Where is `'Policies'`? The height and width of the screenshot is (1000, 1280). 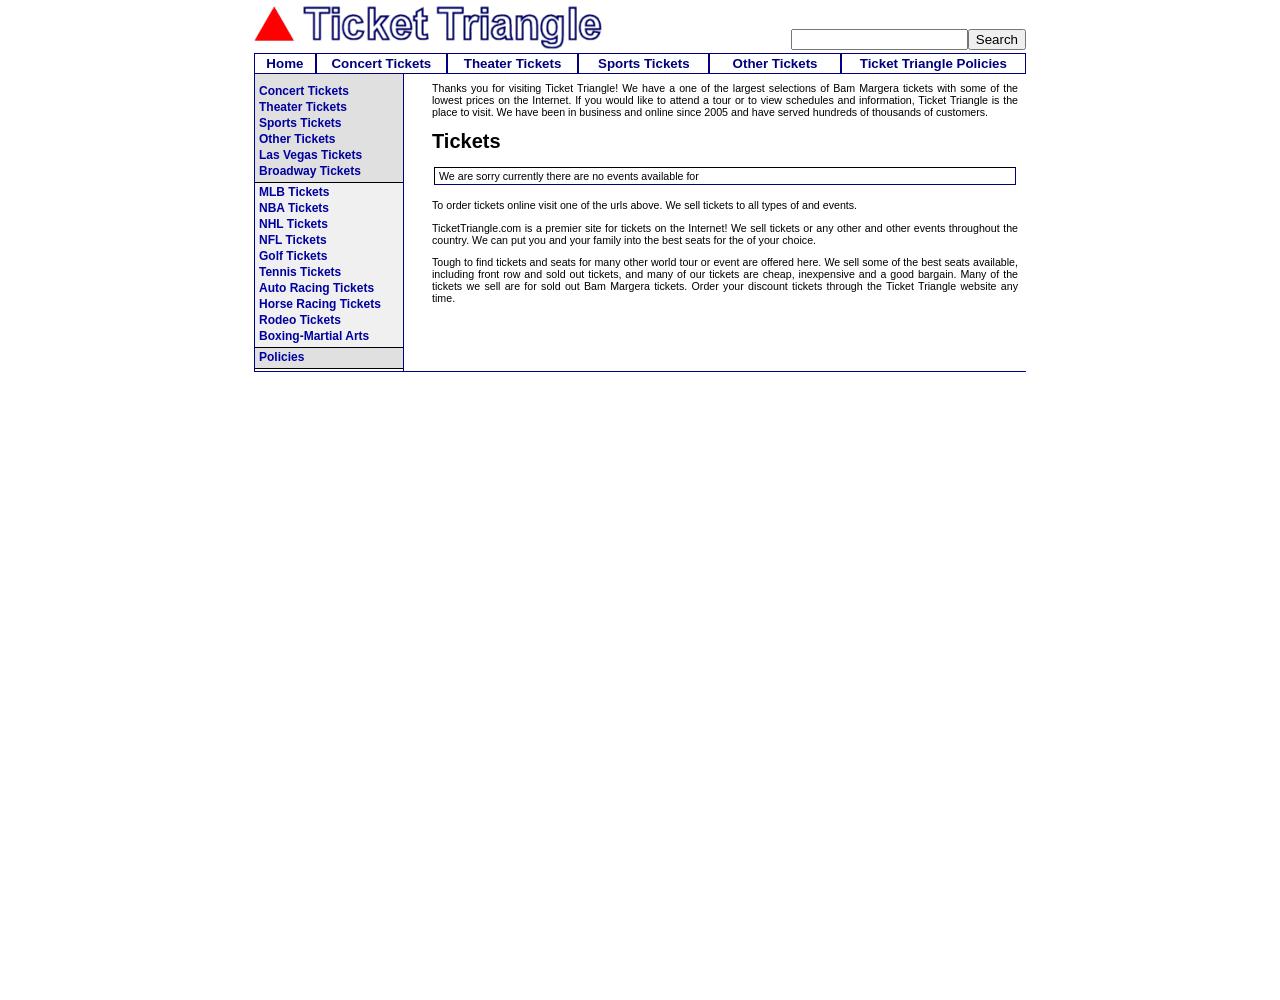
'Policies' is located at coordinates (280, 356).